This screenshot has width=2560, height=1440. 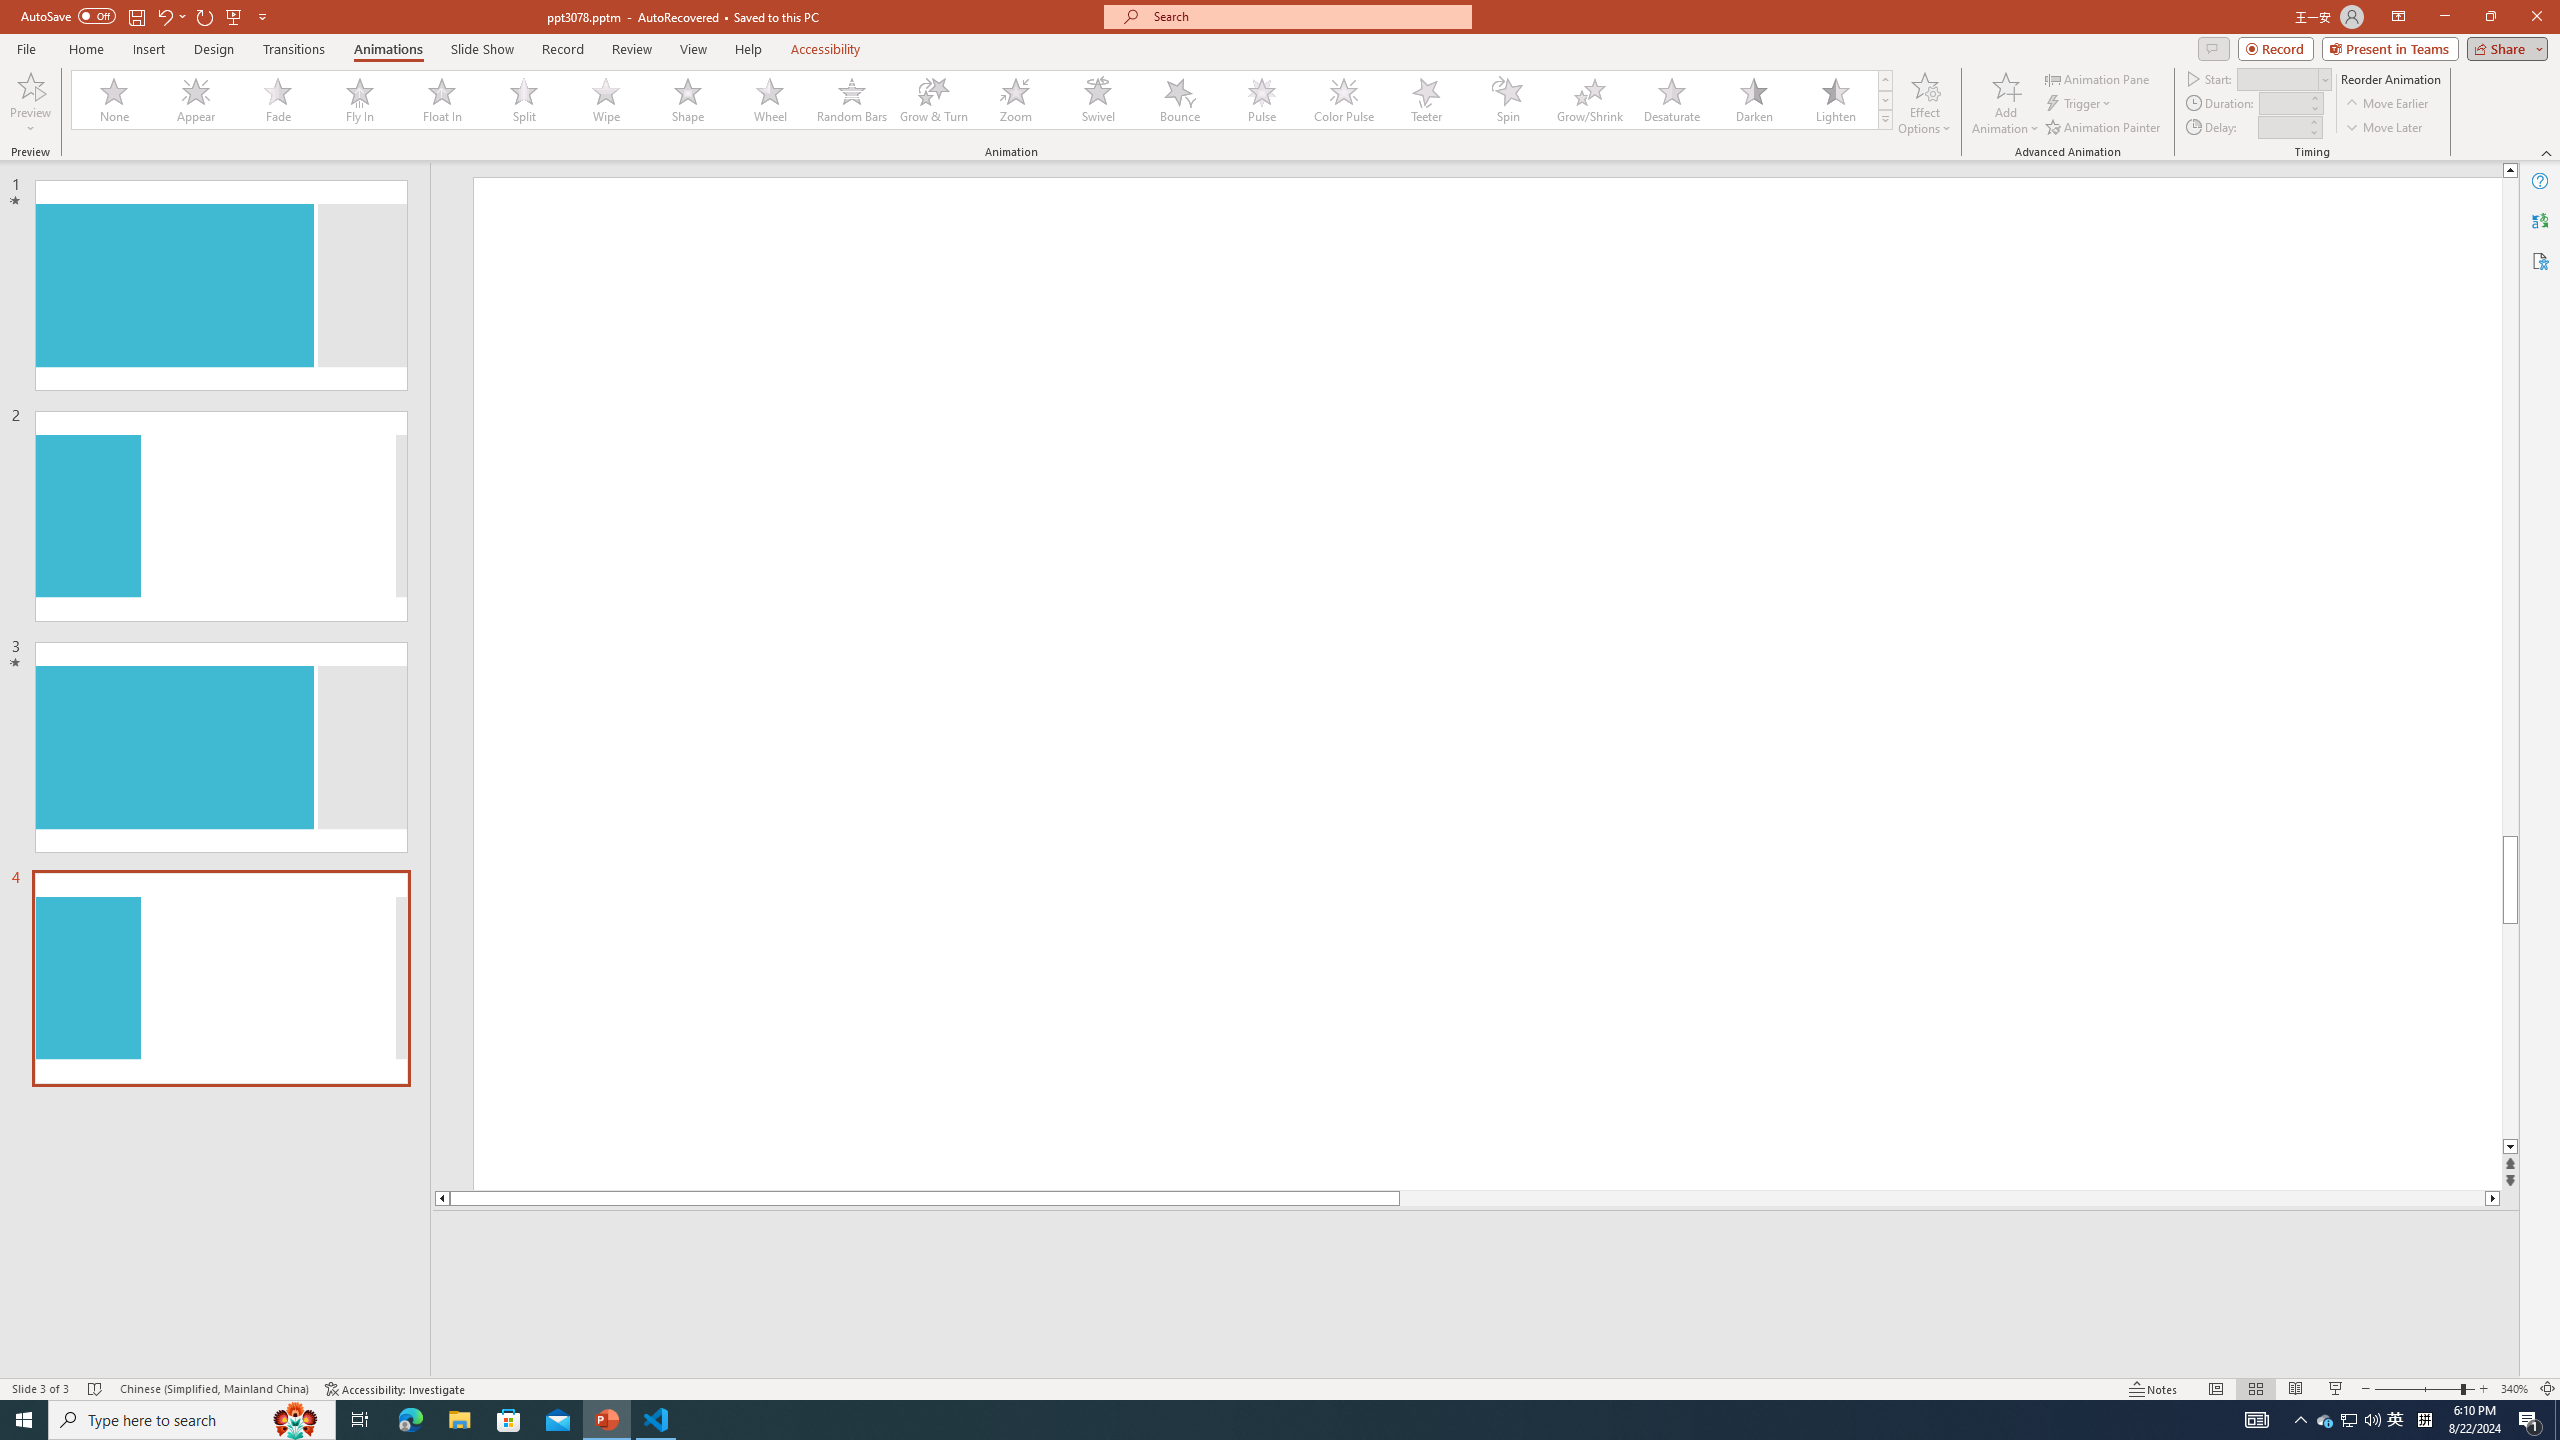 I want to click on 'Appear', so click(x=196, y=99).